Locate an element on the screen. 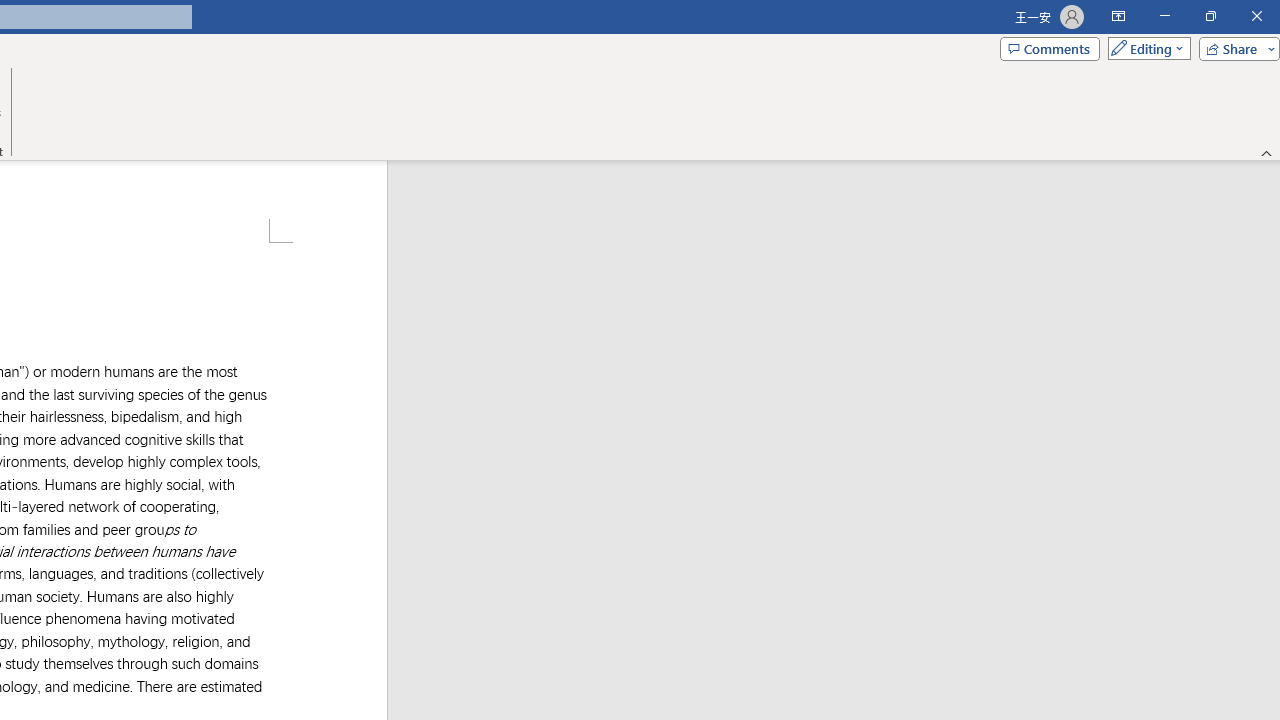 This screenshot has height=720, width=1280. 'Comments' is located at coordinates (1048, 47).